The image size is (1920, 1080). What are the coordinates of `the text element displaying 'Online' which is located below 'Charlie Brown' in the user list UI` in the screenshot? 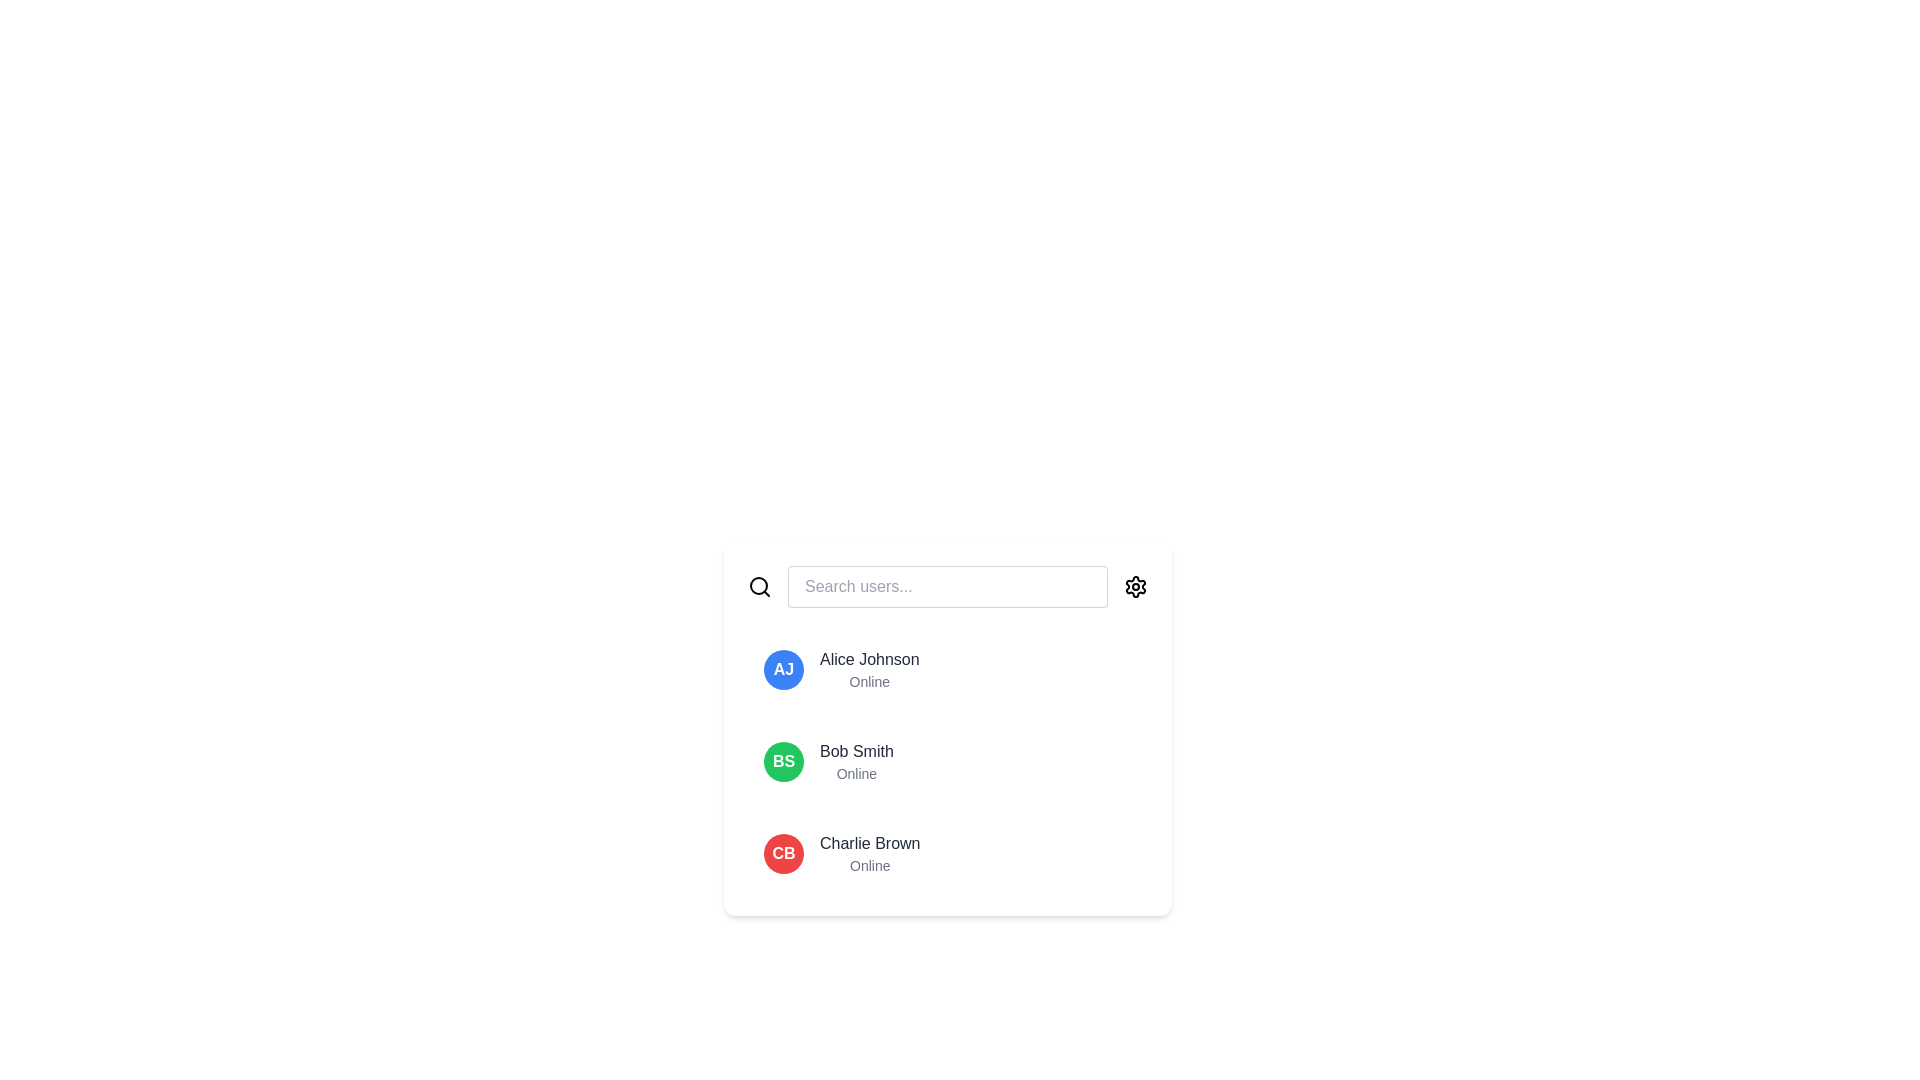 It's located at (870, 865).